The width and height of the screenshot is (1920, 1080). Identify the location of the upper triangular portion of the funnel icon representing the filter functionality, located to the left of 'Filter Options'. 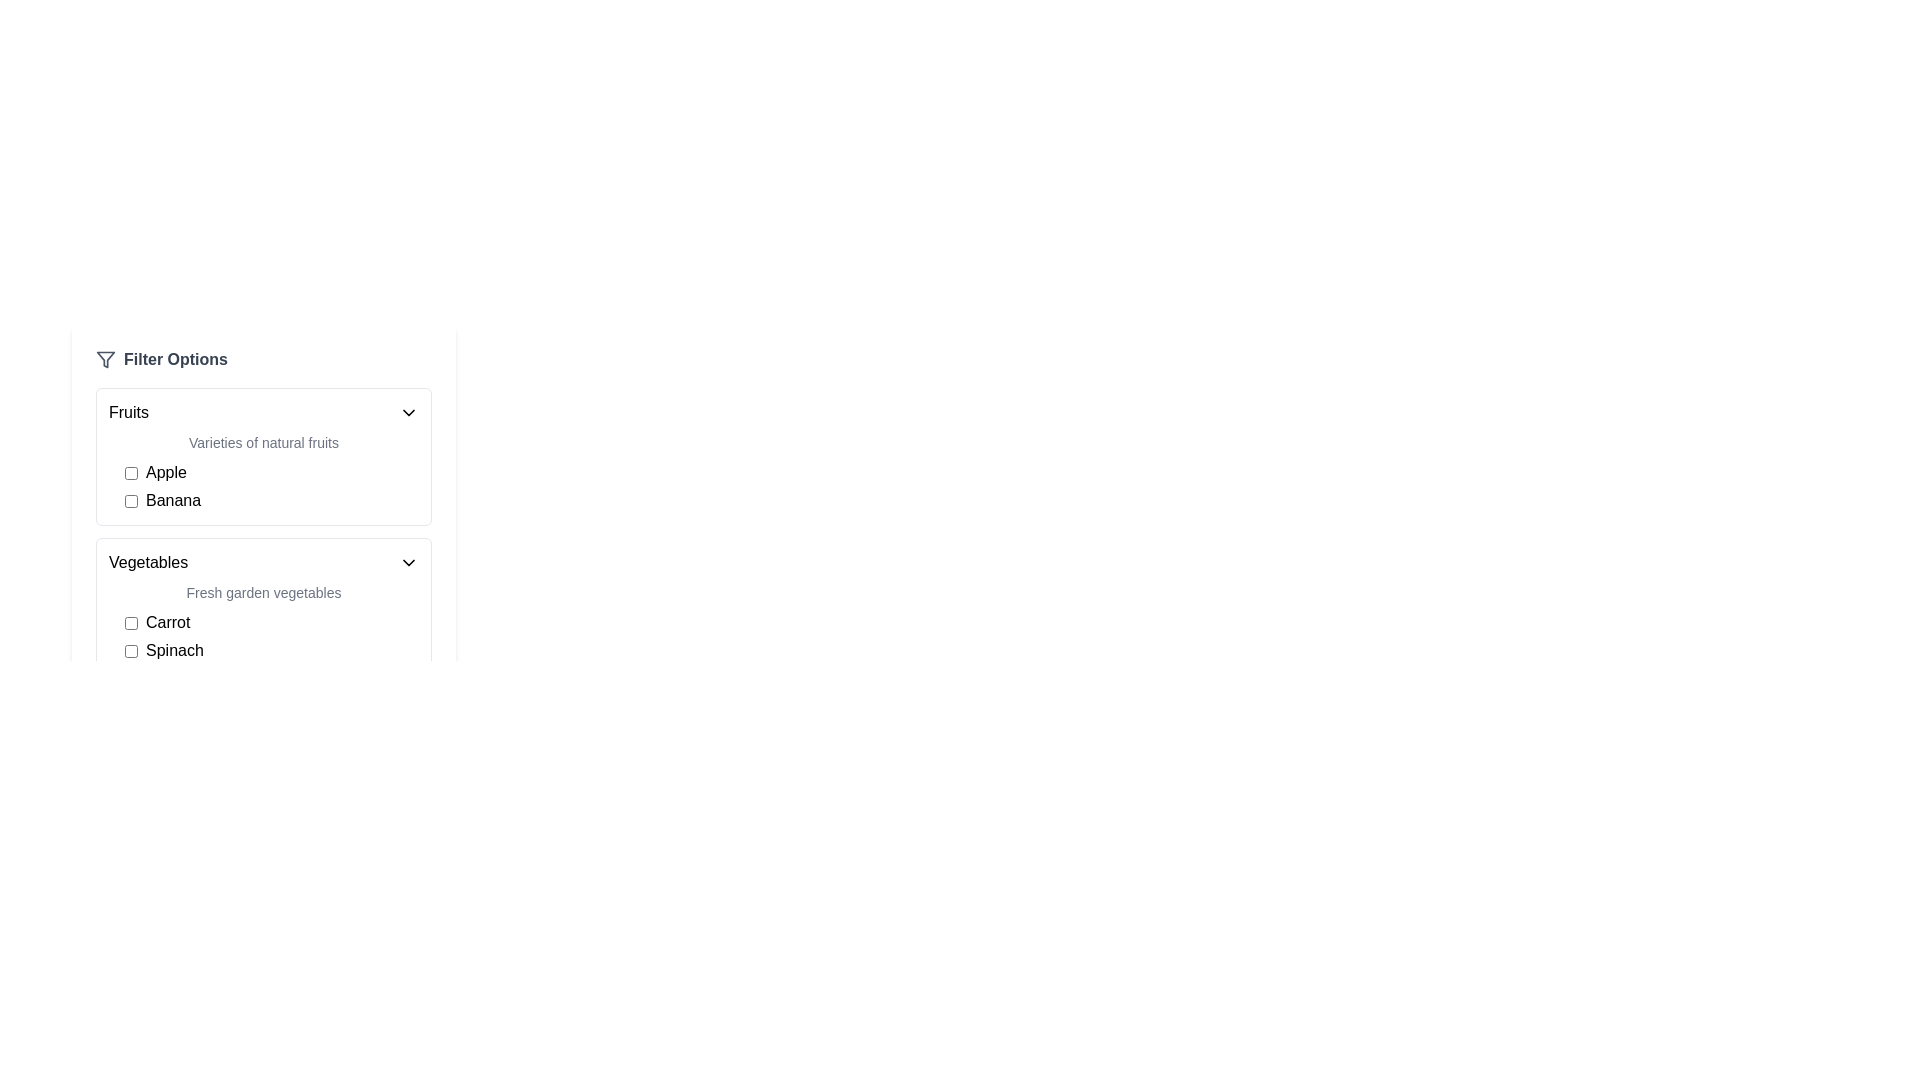
(104, 358).